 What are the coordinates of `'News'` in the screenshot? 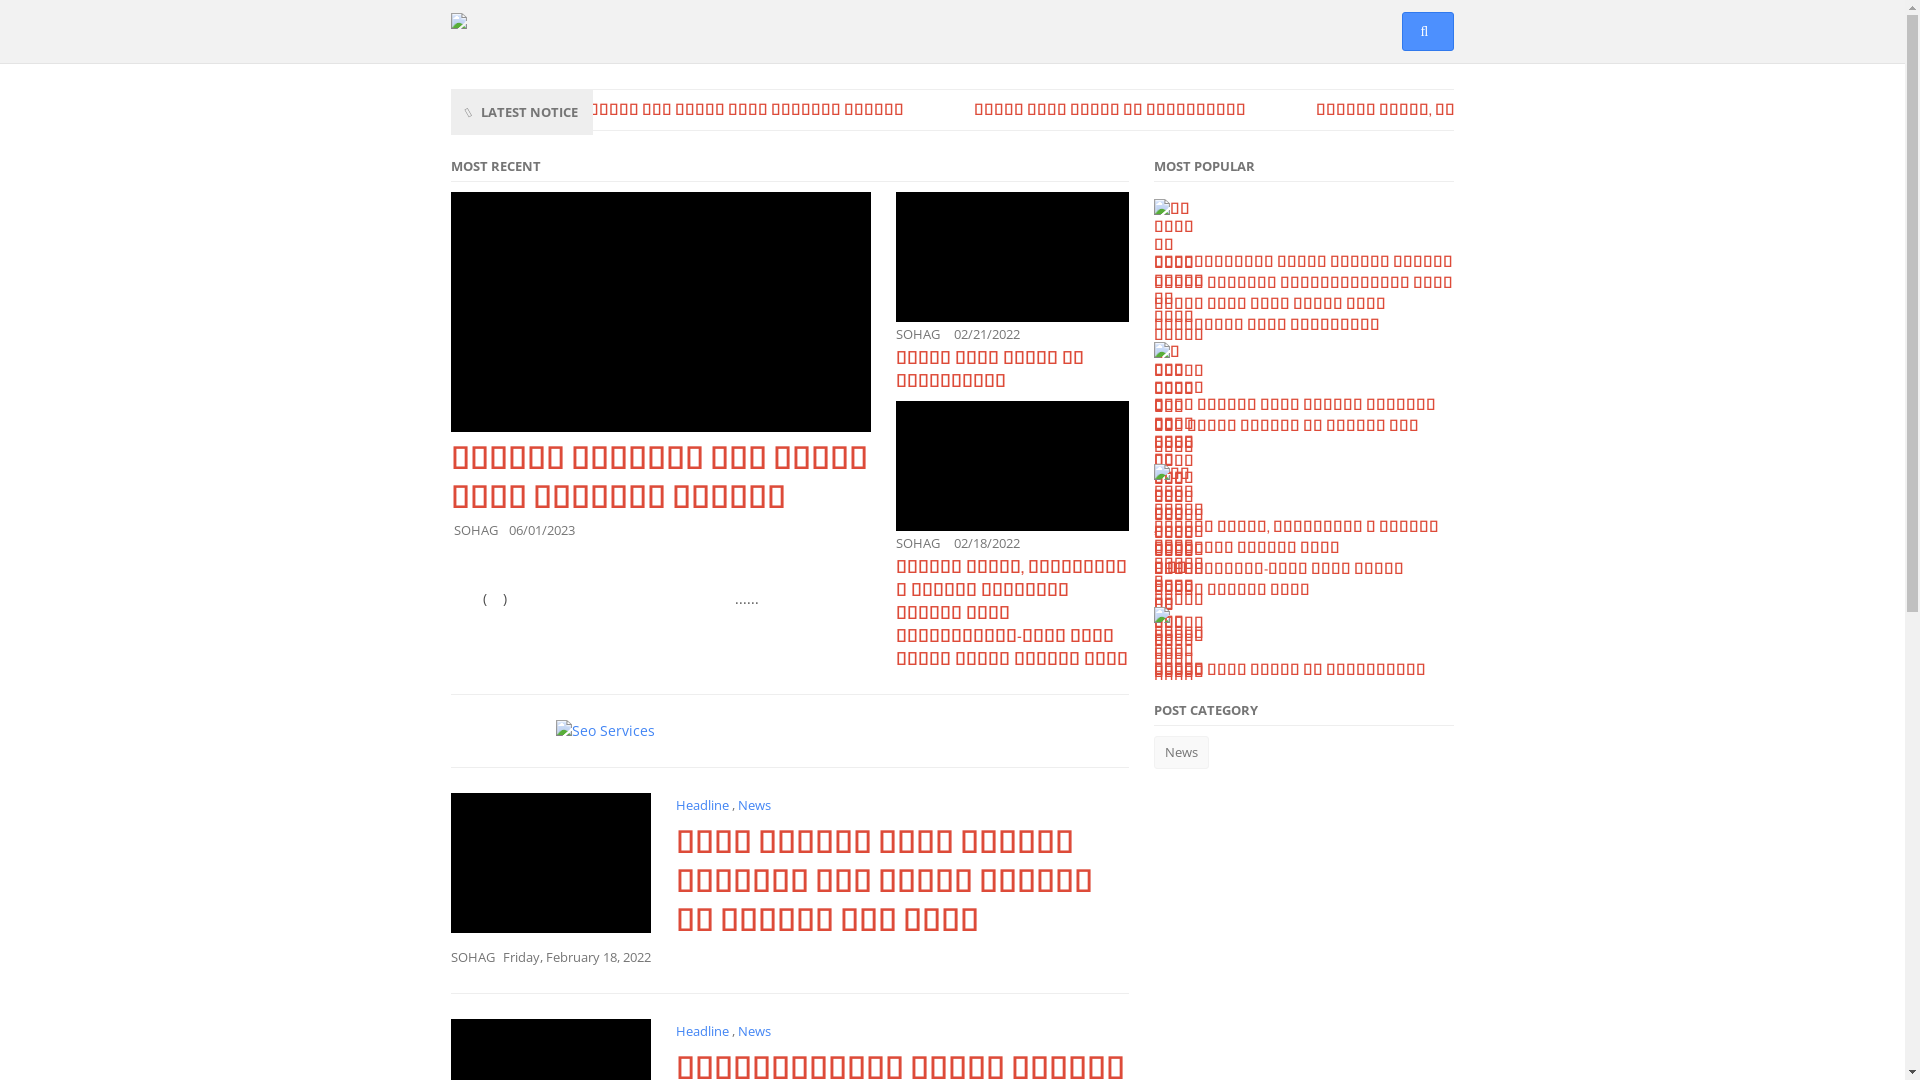 It's located at (753, 1030).